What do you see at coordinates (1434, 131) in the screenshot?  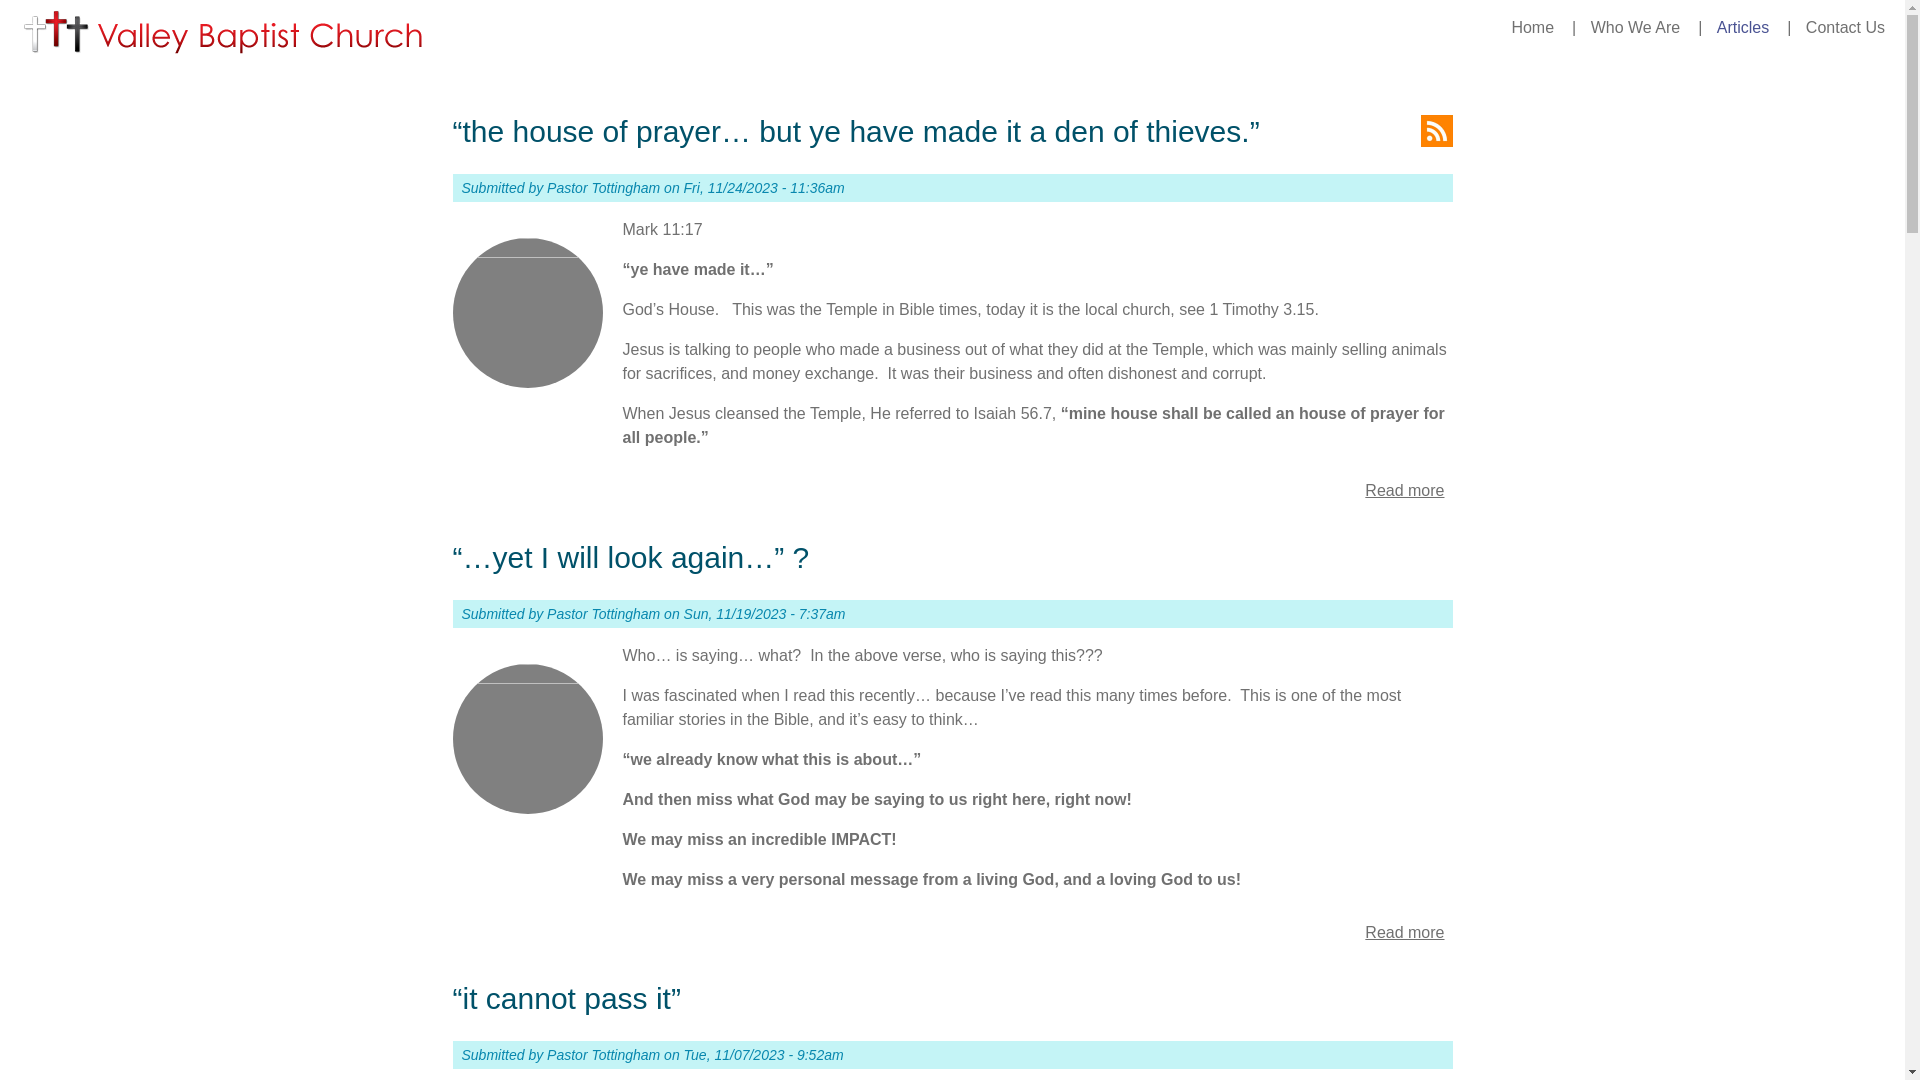 I see `' '` at bounding box center [1434, 131].